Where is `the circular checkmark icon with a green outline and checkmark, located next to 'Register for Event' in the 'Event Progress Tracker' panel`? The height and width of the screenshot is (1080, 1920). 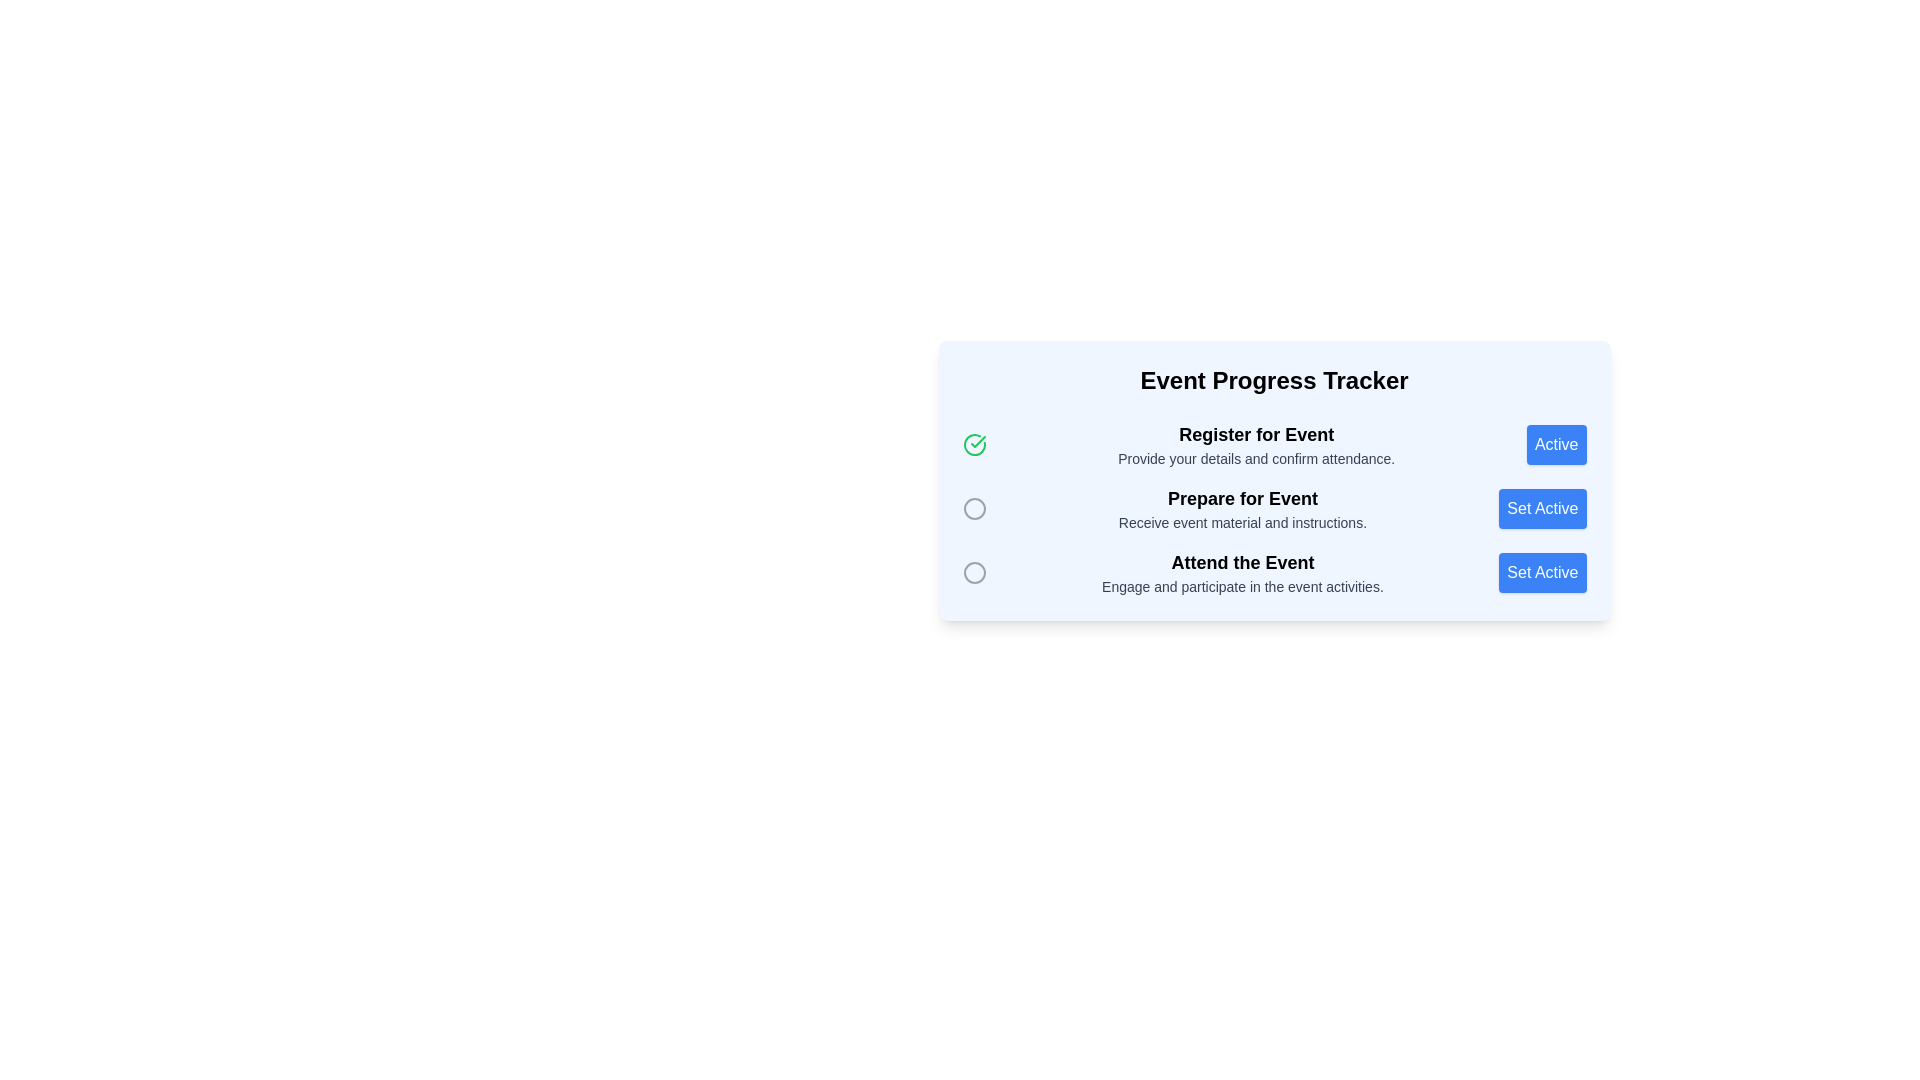 the circular checkmark icon with a green outline and checkmark, located next to 'Register for Event' in the 'Event Progress Tracker' panel is located at coordinates (974, 443).